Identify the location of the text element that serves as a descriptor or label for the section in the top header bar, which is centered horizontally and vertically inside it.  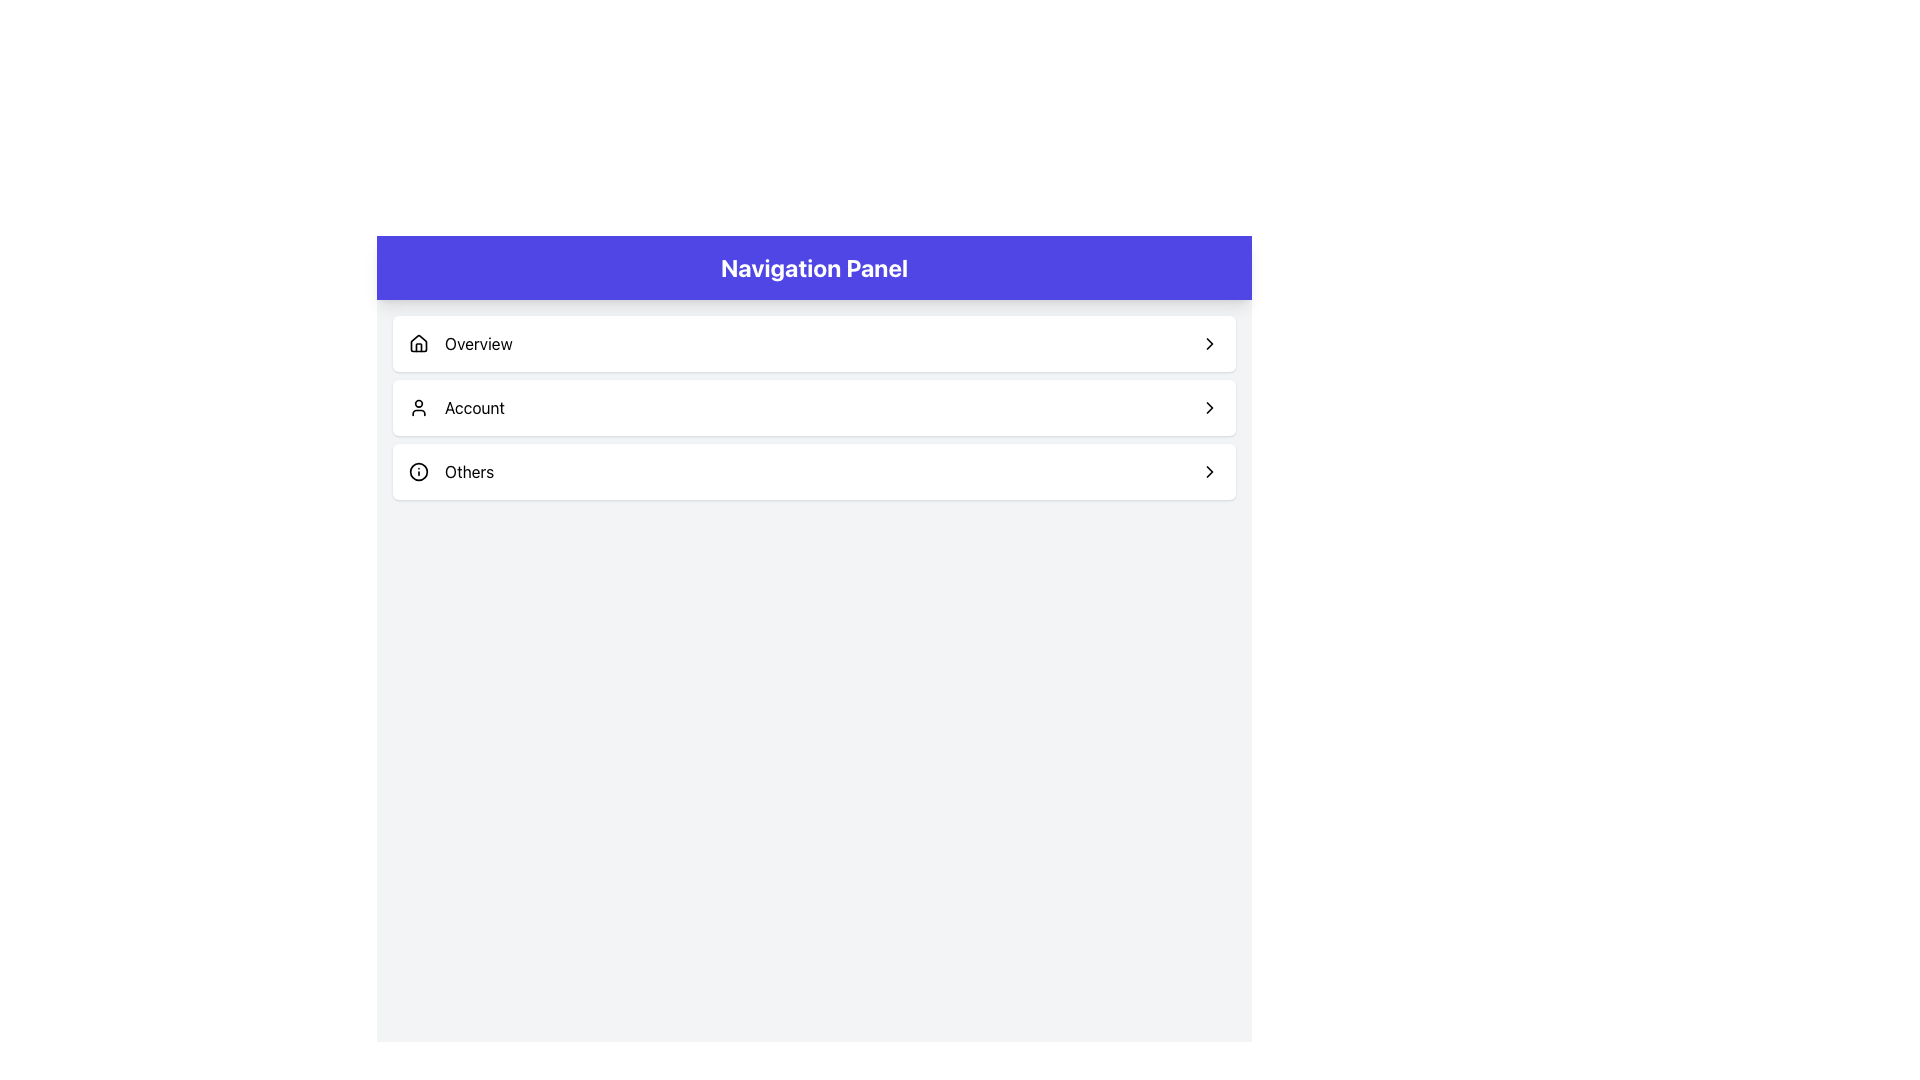
(814, 266).